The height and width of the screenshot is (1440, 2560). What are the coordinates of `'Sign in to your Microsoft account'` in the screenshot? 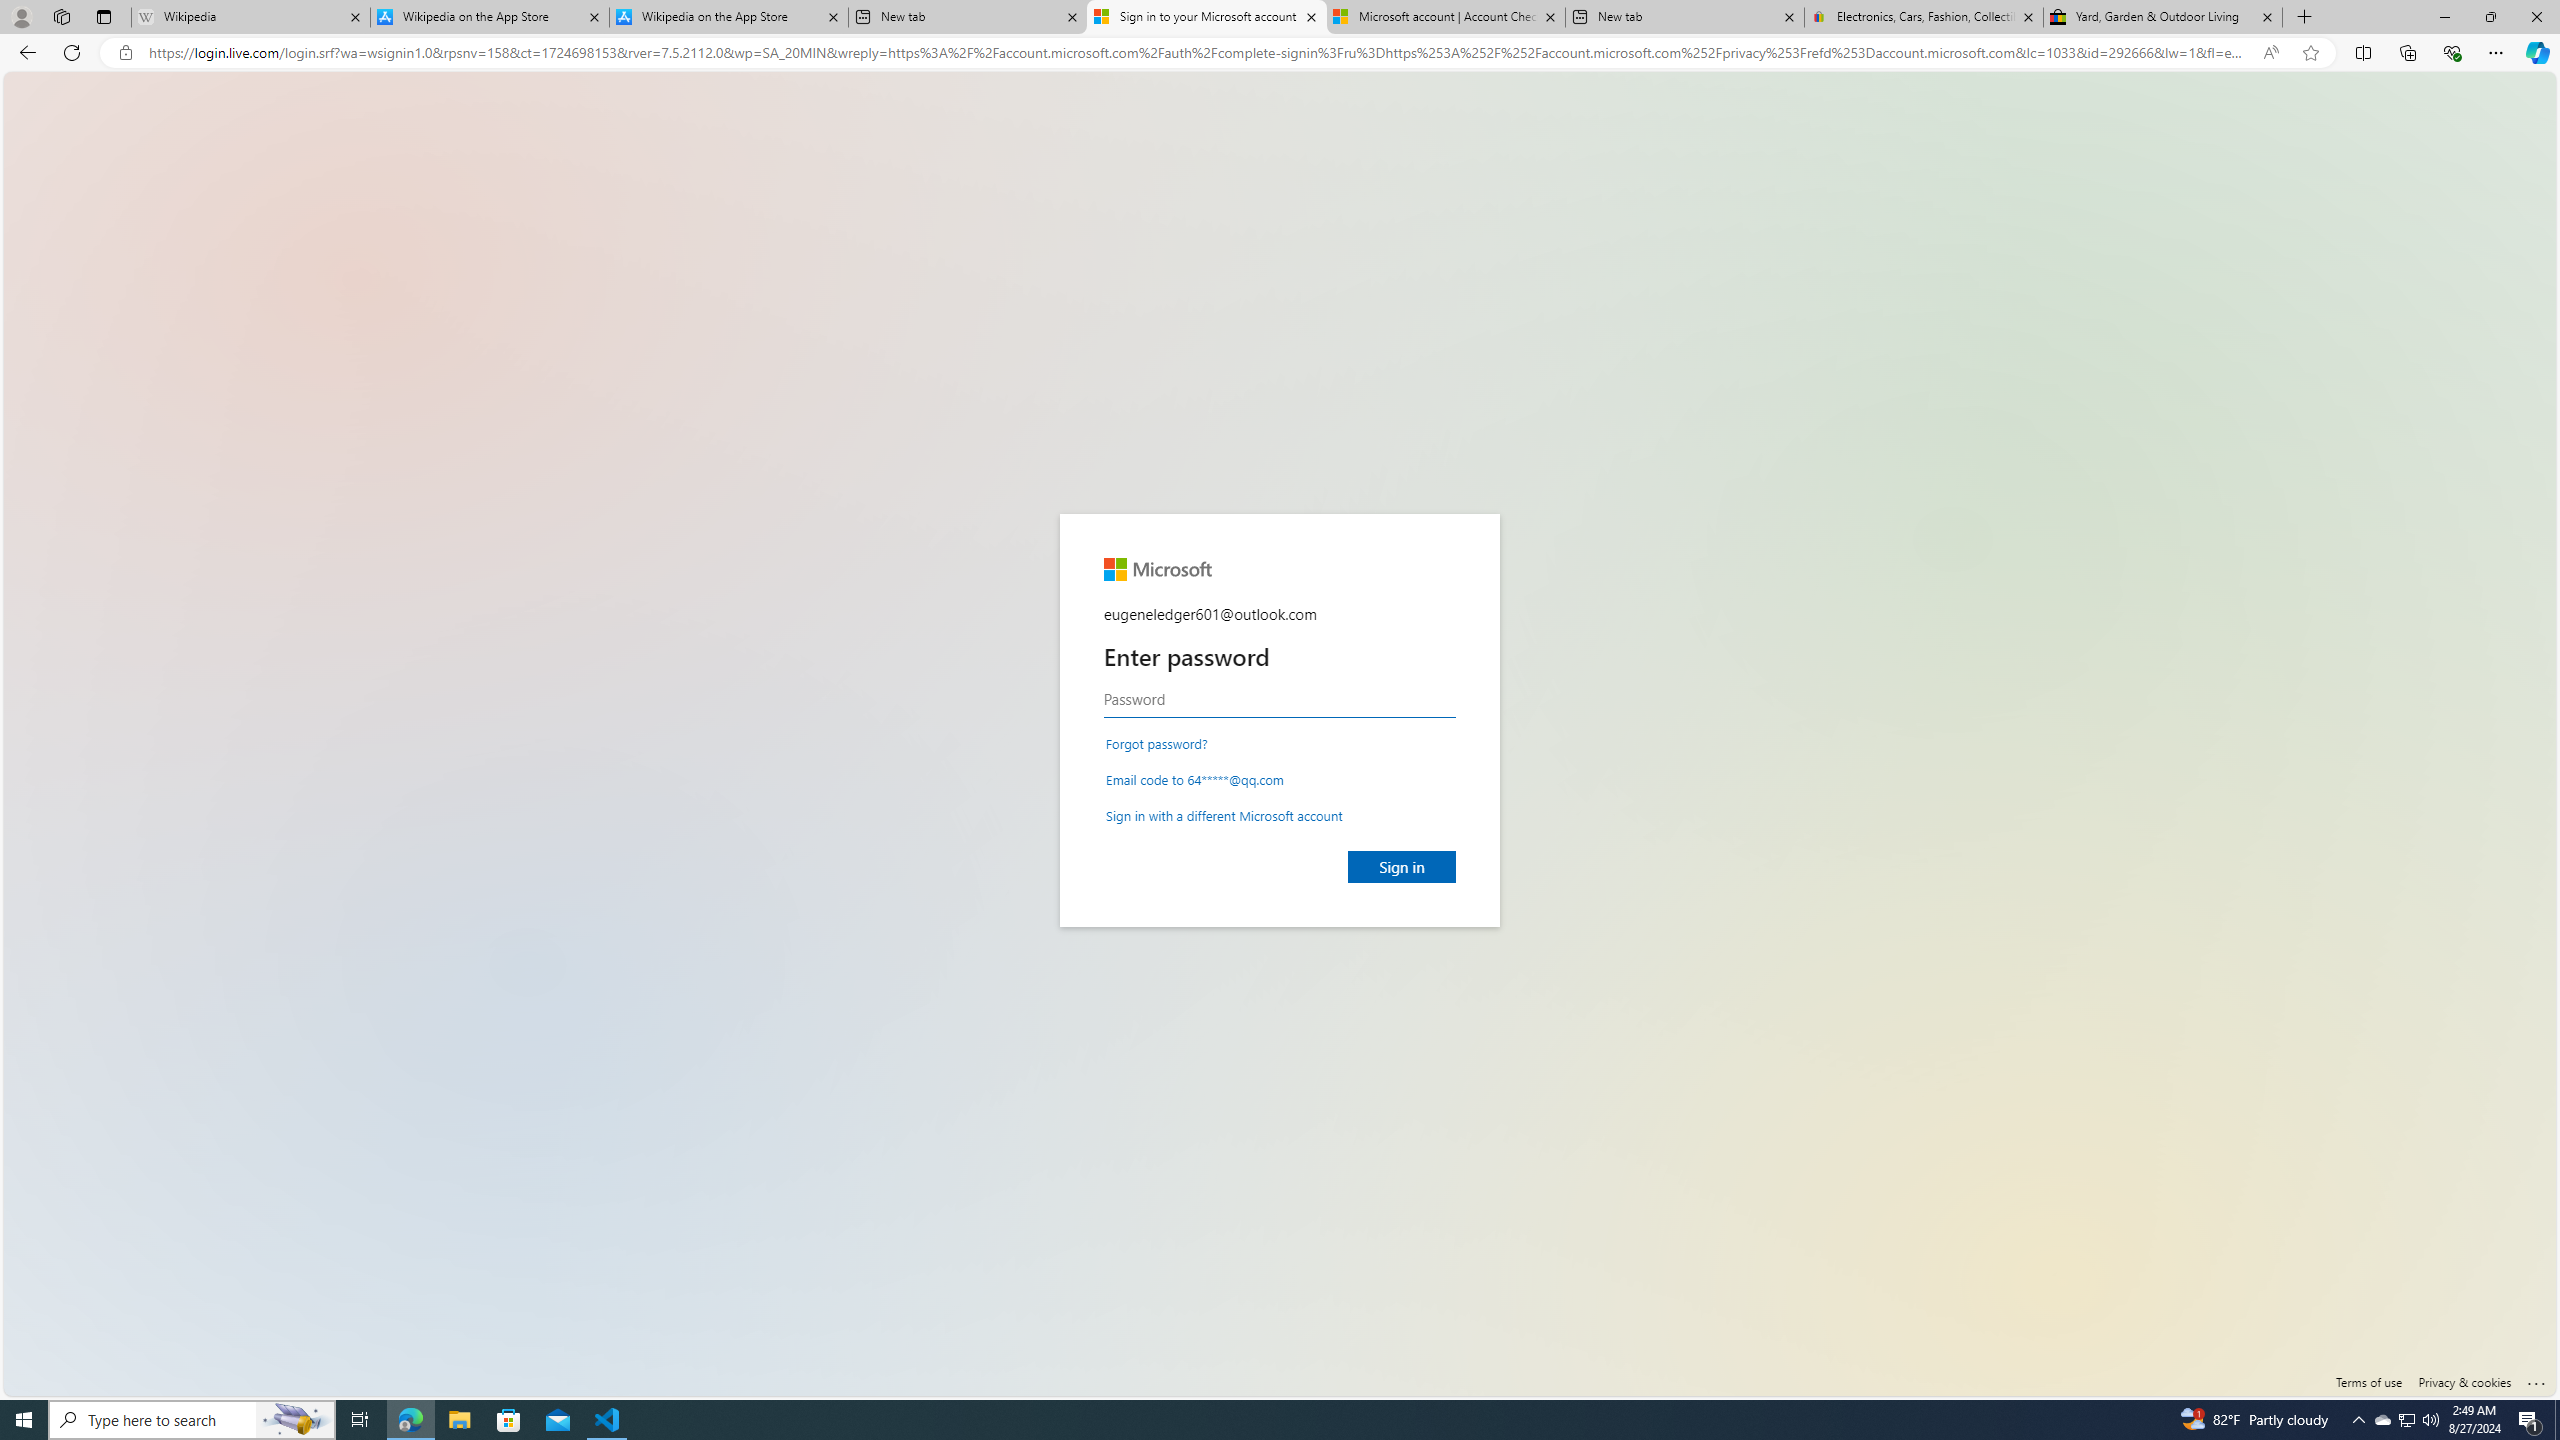 It's located at (1204, 16).